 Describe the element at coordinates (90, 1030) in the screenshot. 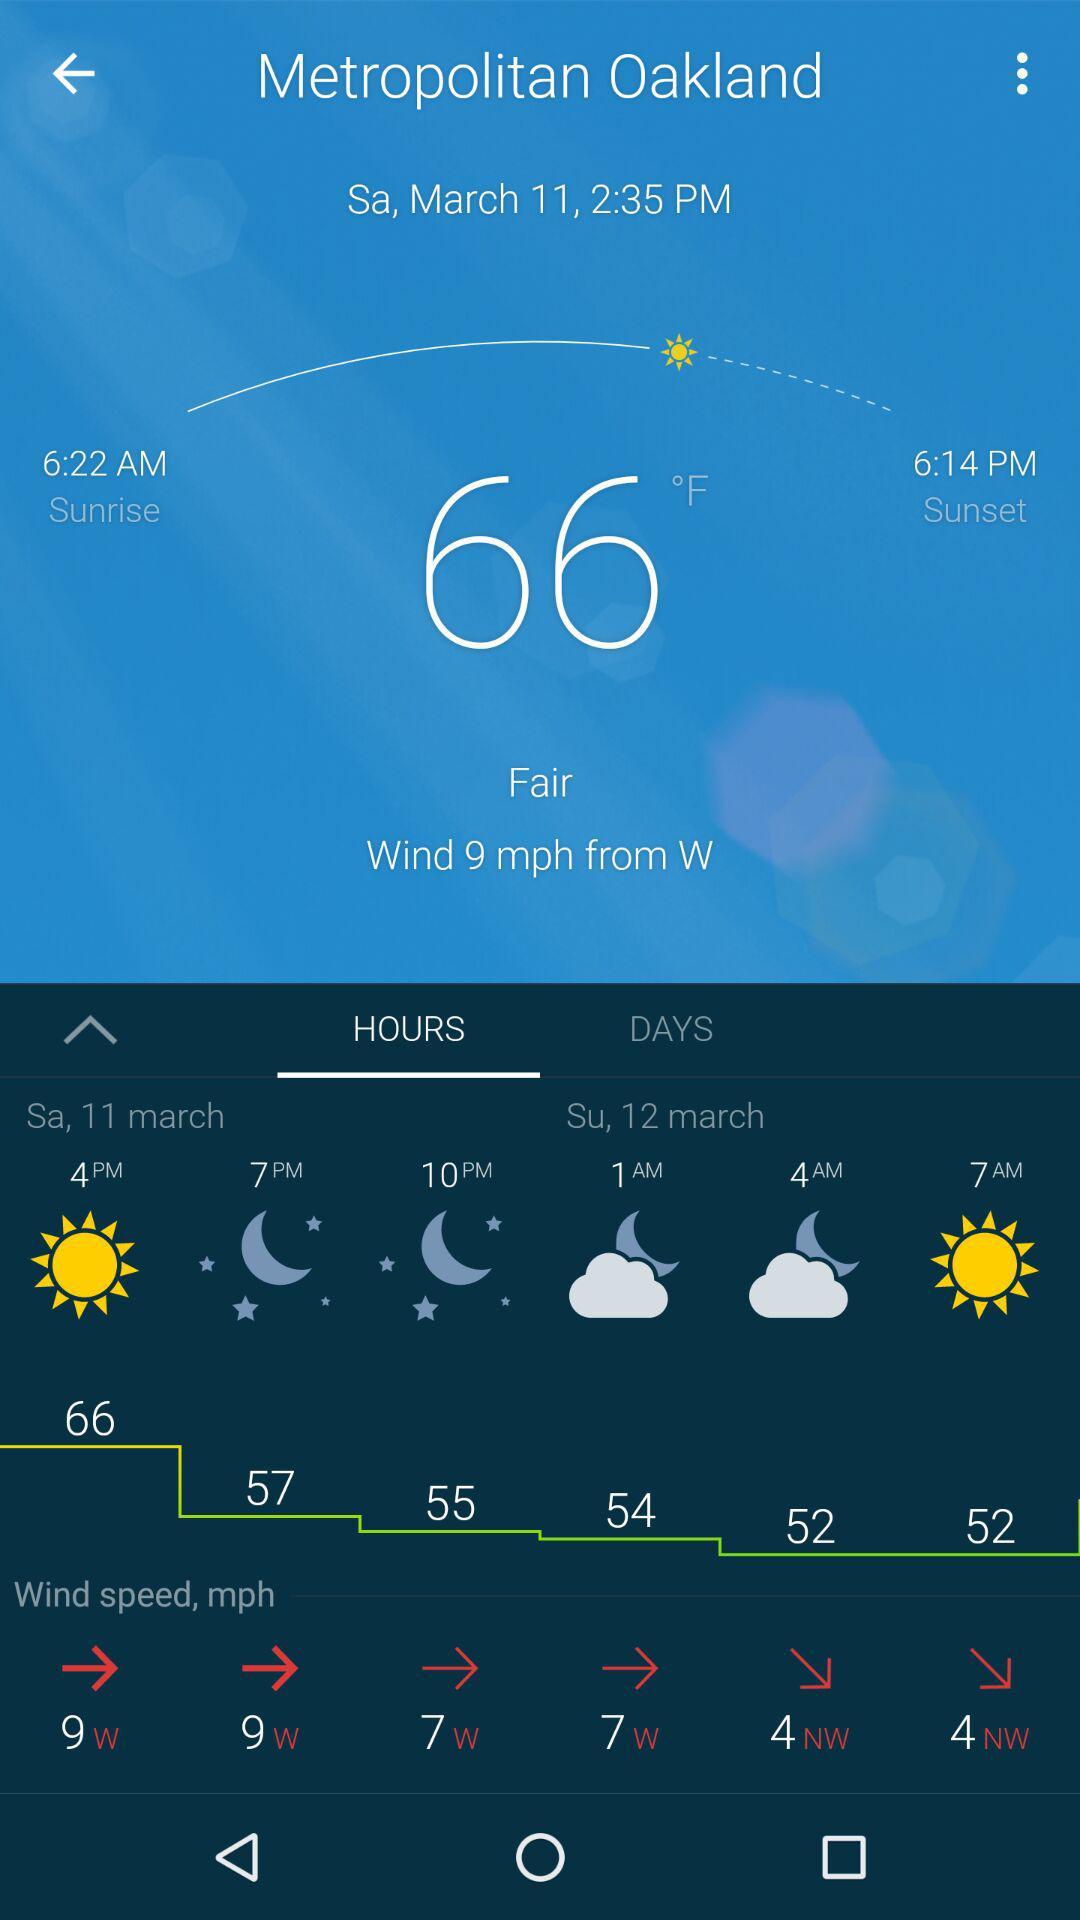

I see `the arrow_upward icon` at that location.